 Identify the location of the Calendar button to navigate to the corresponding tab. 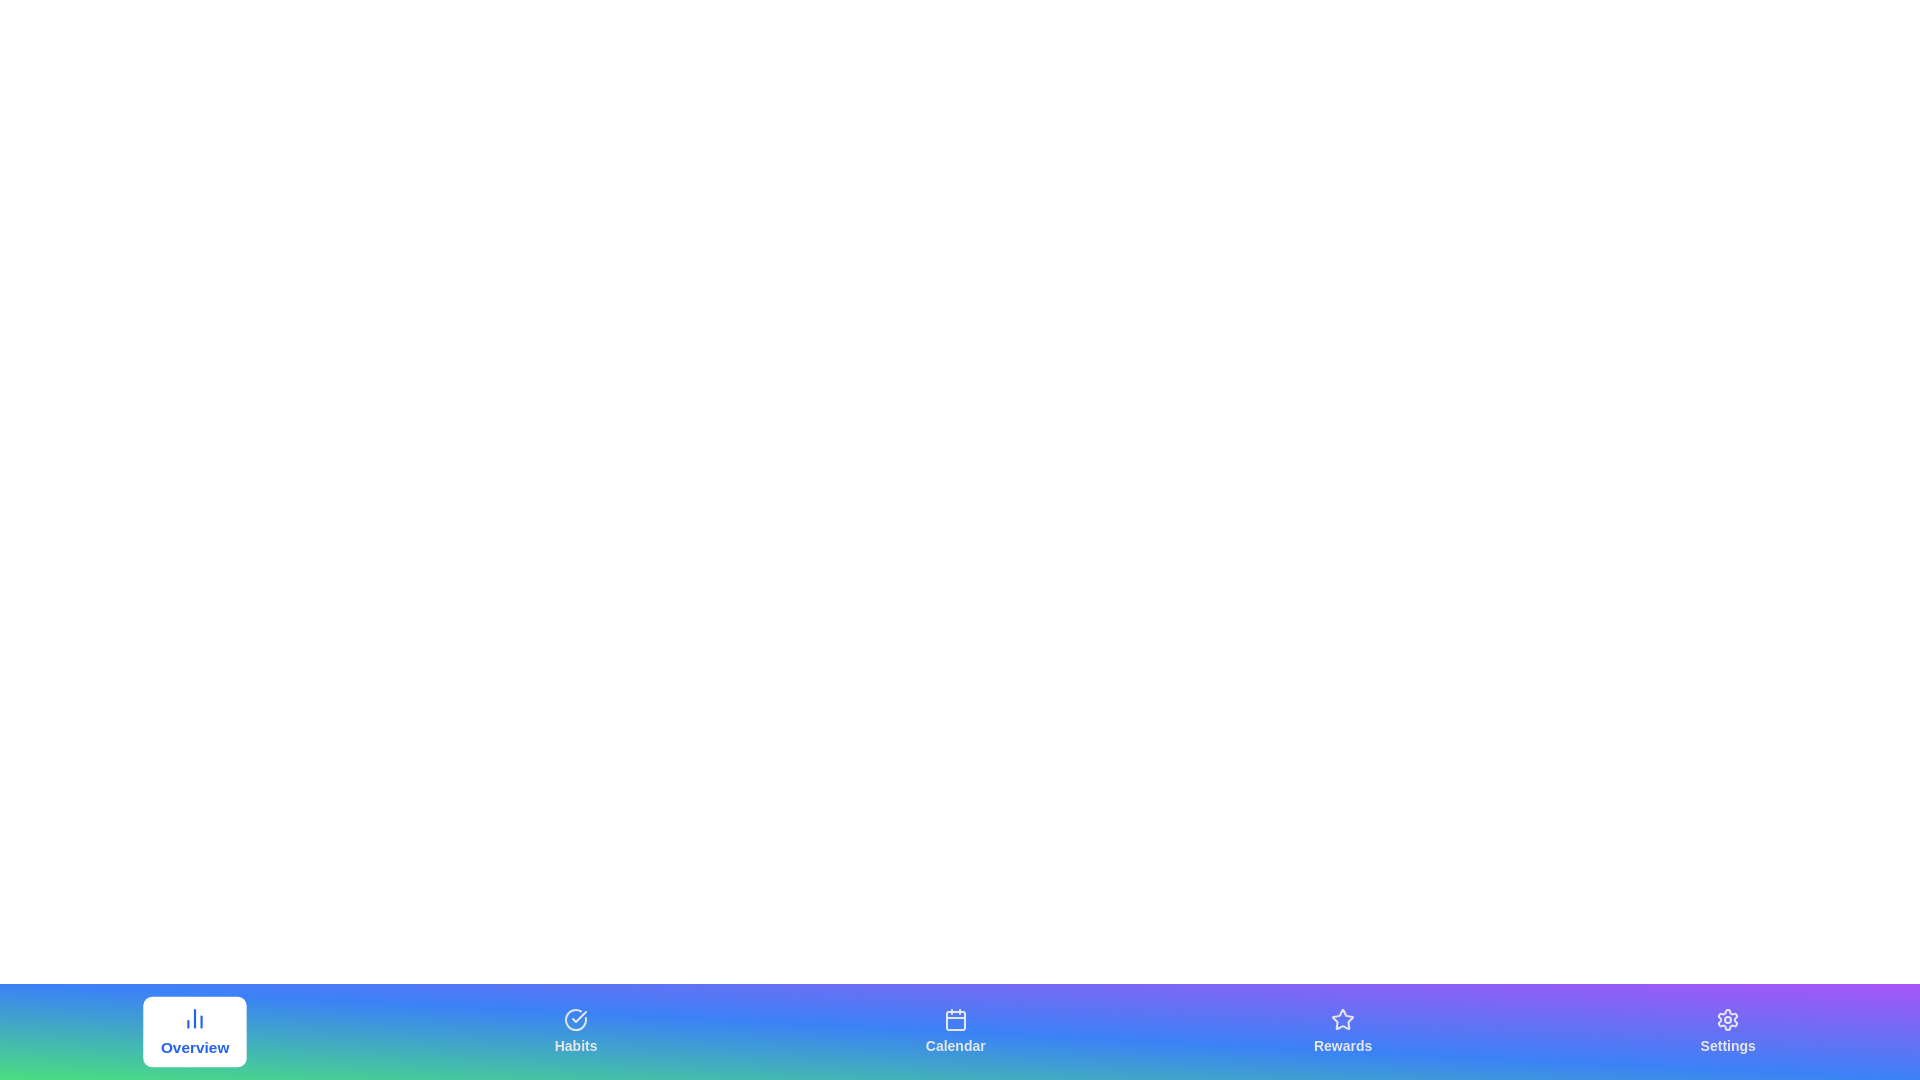
(954, 1032).